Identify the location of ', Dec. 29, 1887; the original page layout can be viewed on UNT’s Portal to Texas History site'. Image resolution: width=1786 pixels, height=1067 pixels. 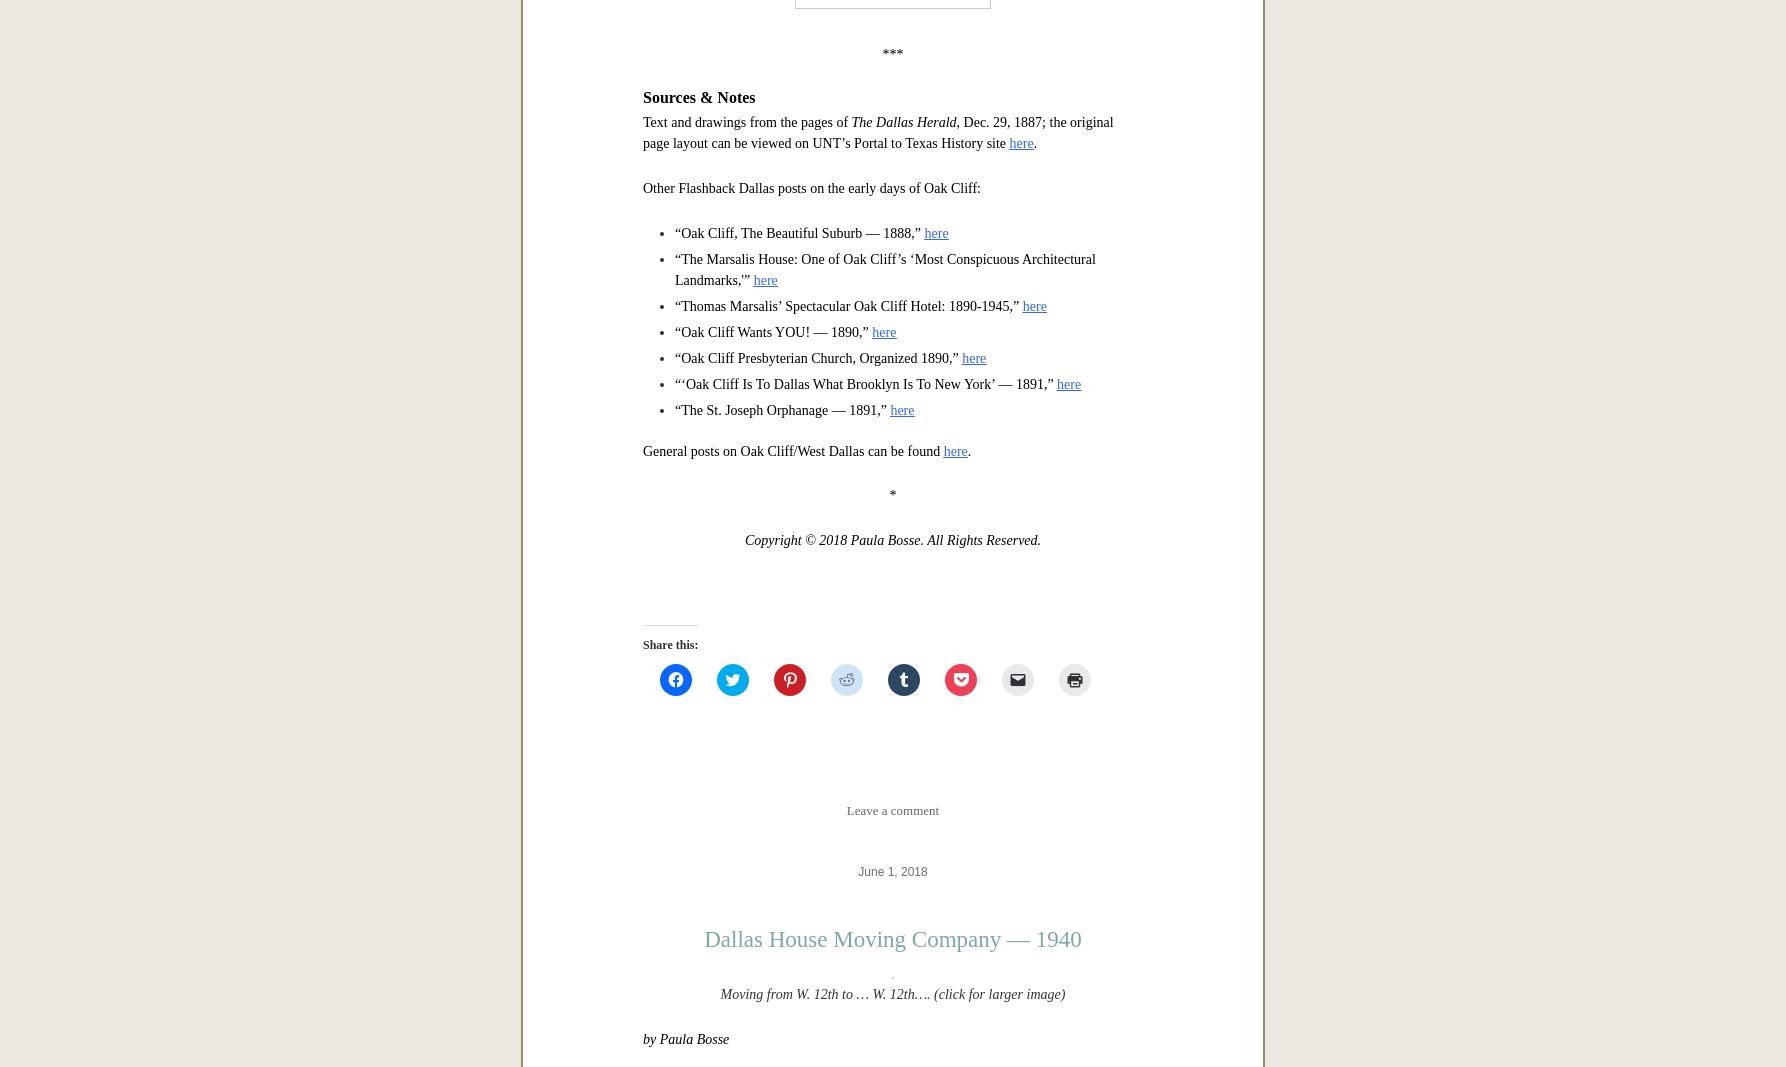
(876, 759).